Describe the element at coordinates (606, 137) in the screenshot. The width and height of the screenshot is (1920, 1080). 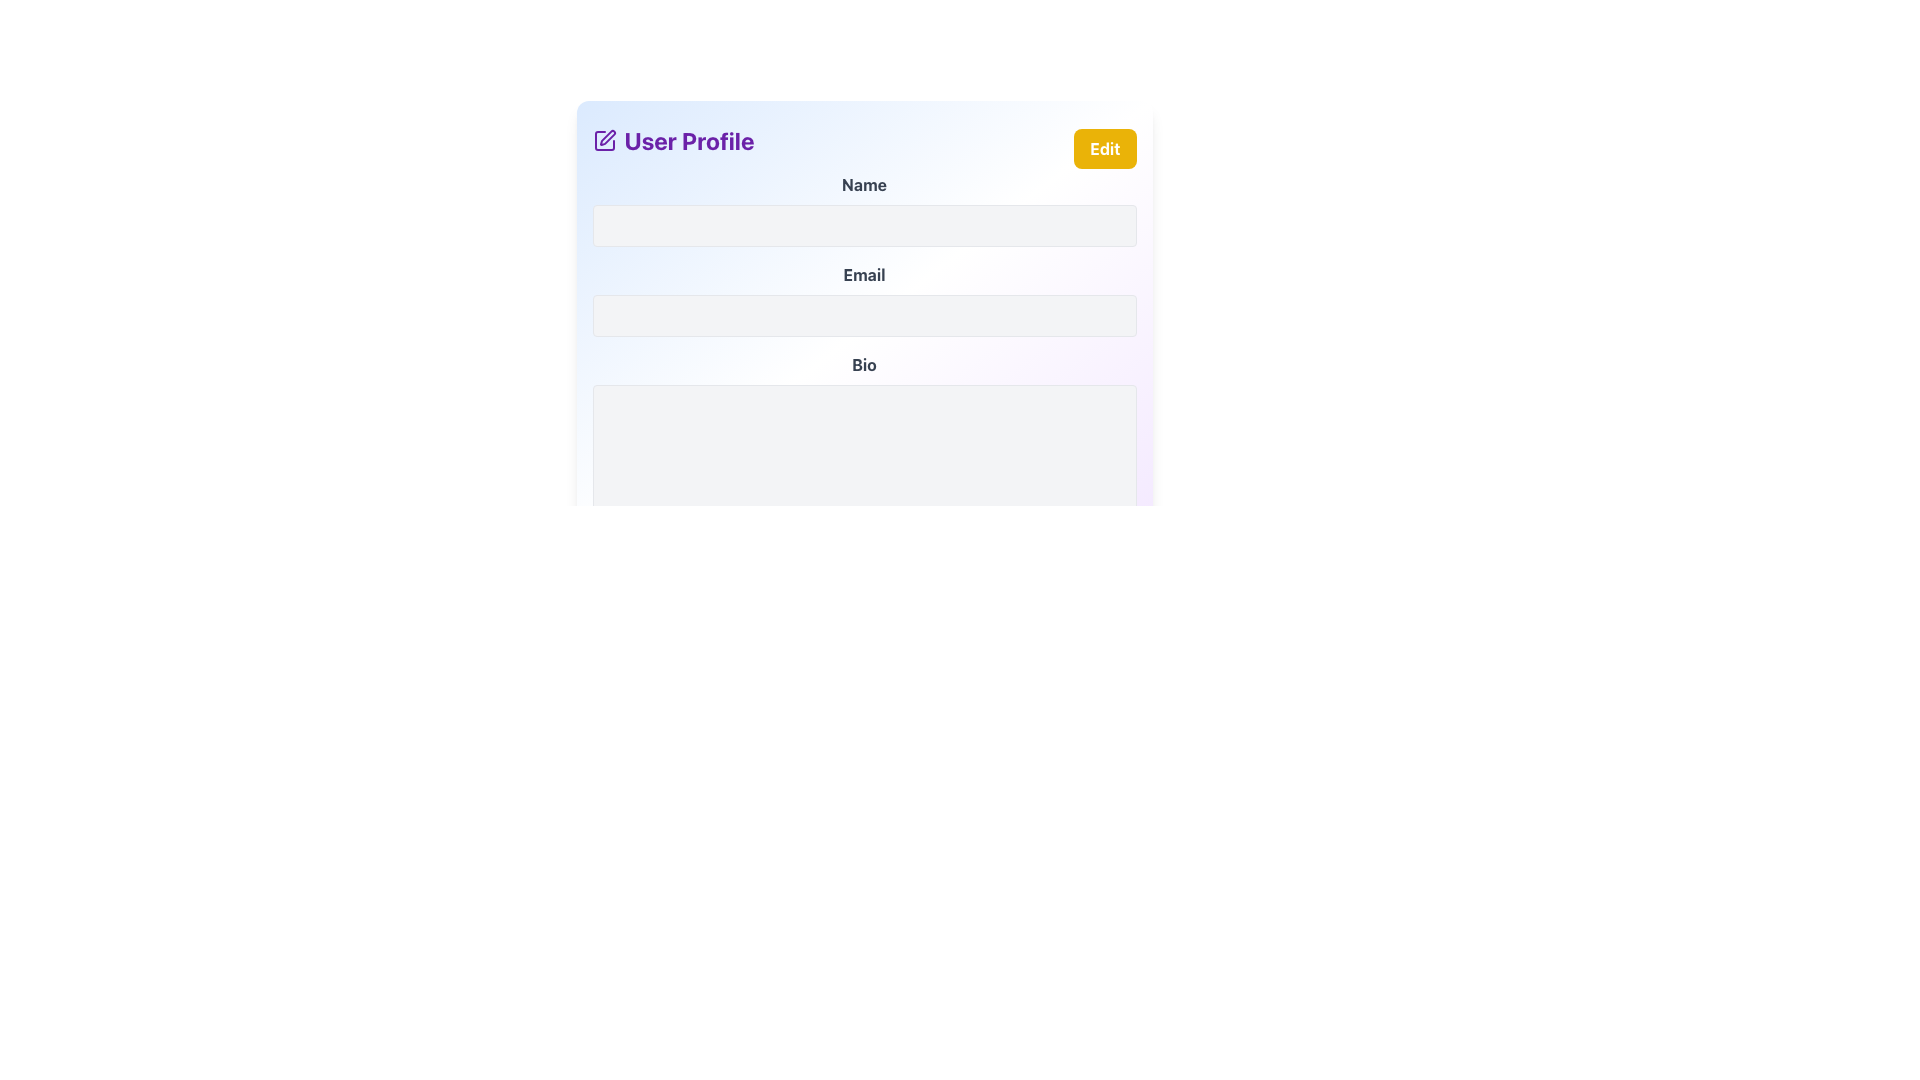
I see `the pen icon element within the purple graphical representation adjacent to the 'User Profile' text in the top left corner of the interface` at that location.